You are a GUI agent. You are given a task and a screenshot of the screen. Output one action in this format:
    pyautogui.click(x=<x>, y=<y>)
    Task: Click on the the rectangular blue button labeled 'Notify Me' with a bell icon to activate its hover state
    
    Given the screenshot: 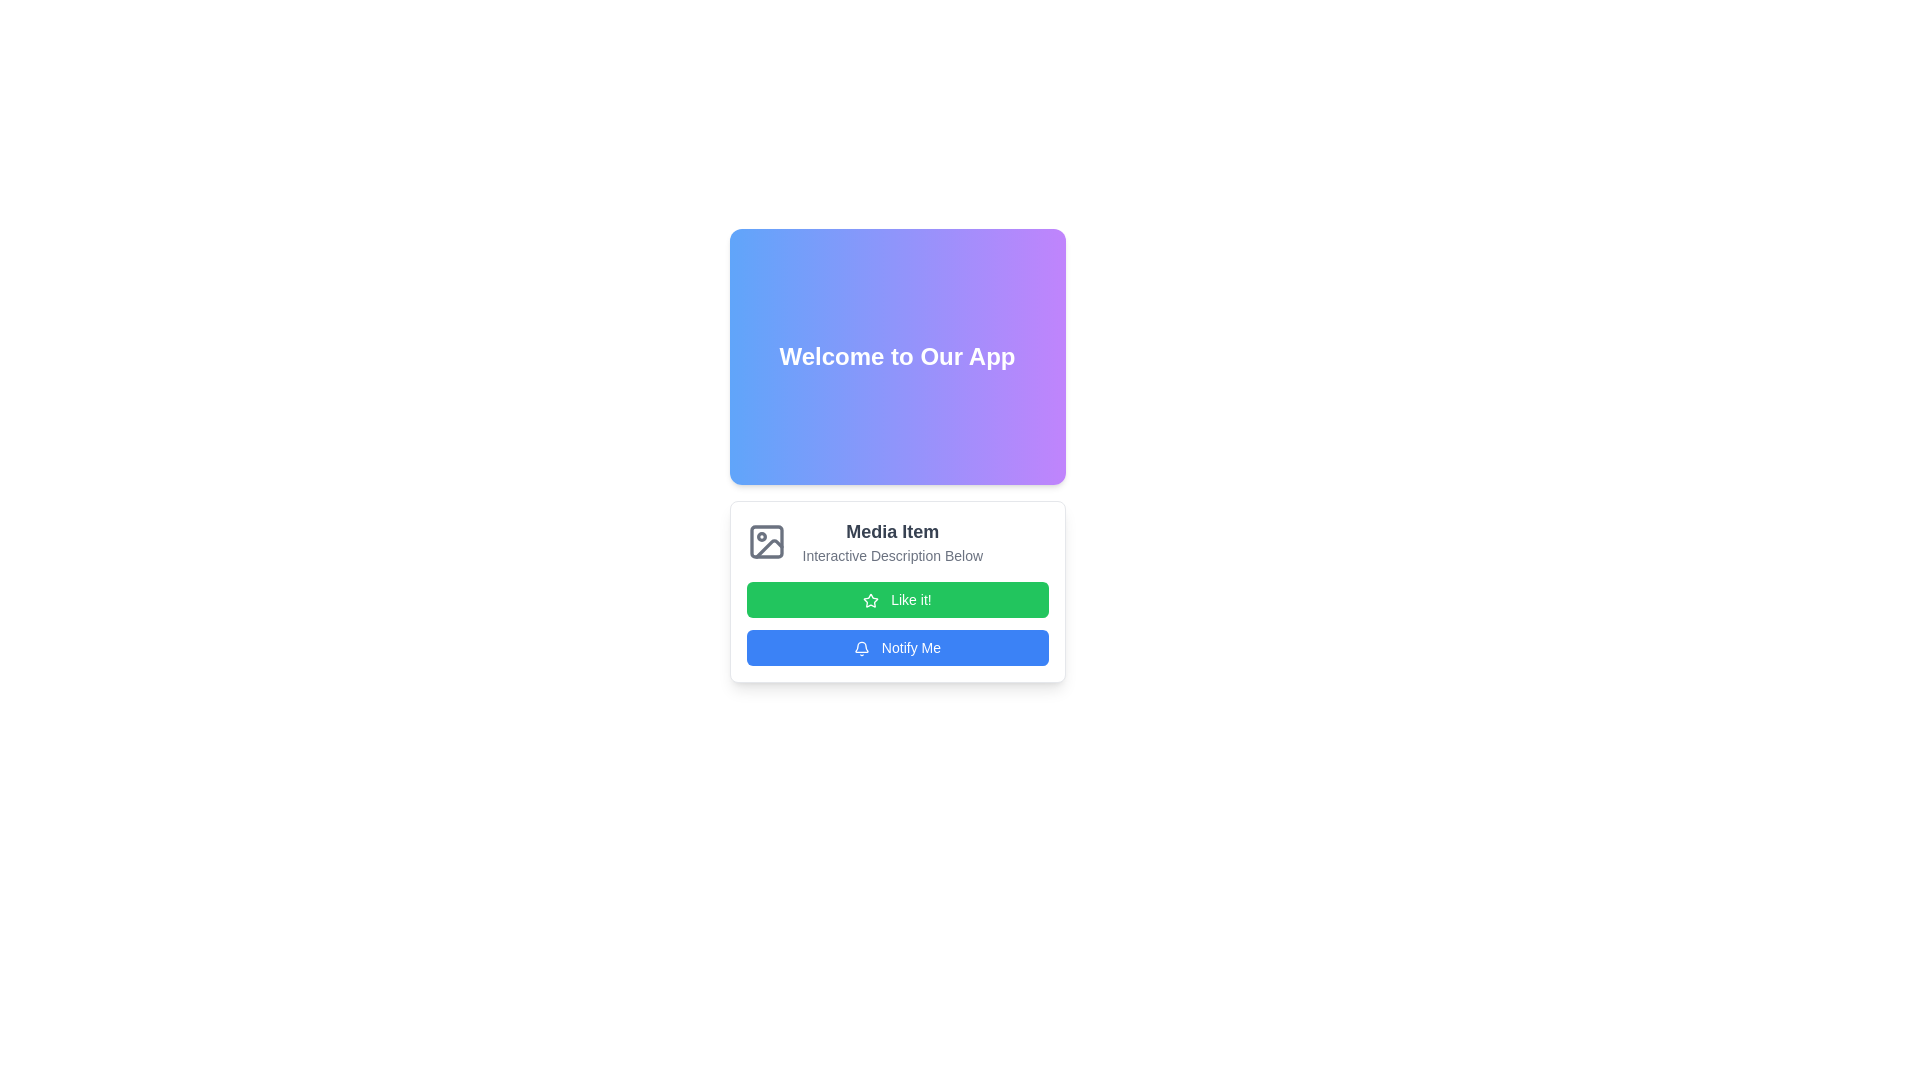 What is the action you would take?
    pyautogui.click(x=896, y=648)
    